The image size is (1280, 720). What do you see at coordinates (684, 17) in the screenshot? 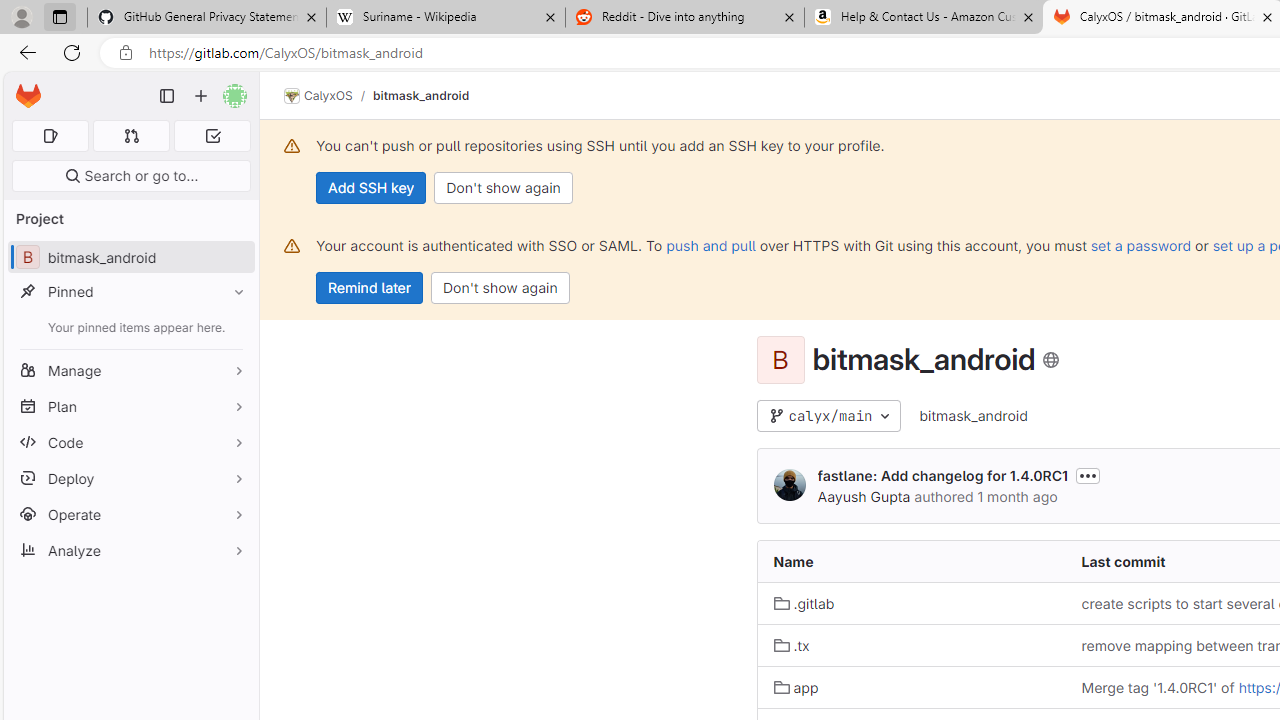
I see `'Reddit - Dive into anything'` at bounding box center [684, 17].